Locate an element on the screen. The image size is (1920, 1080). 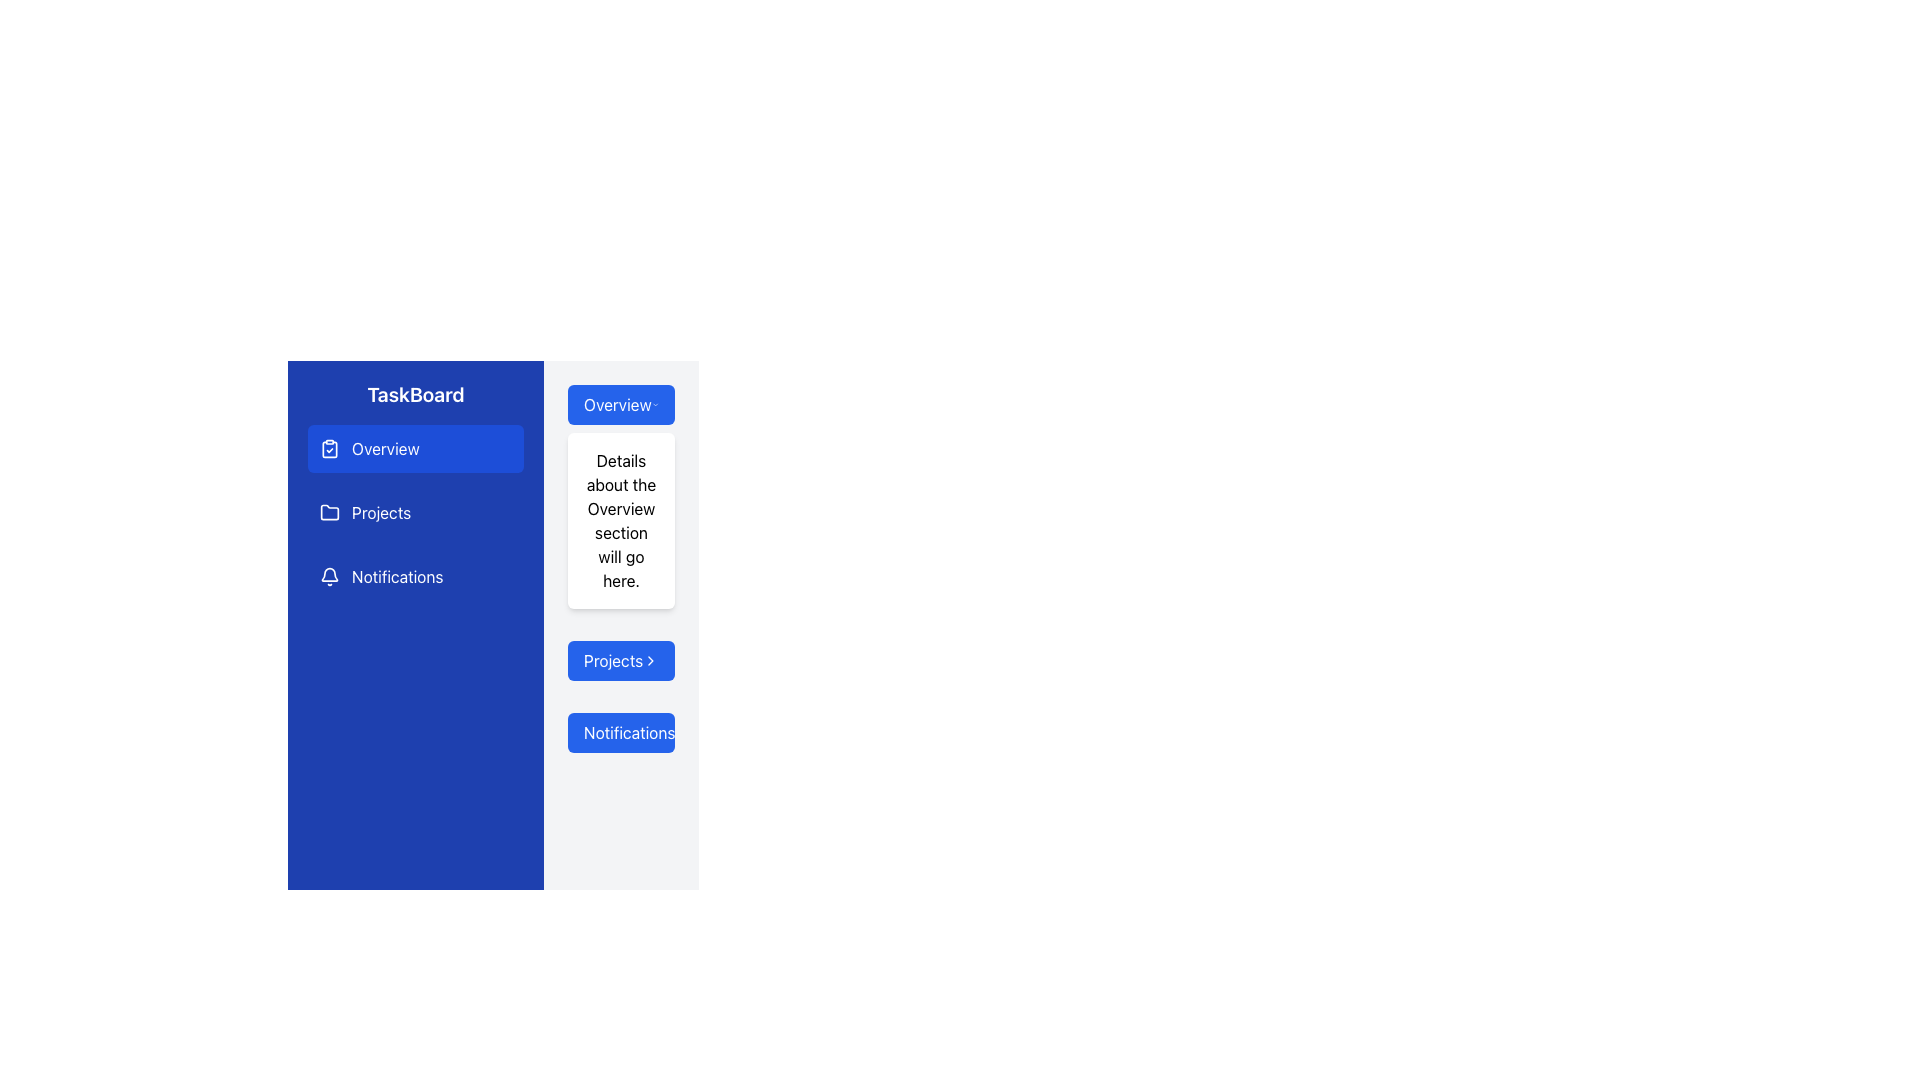
the 'Projects' navigation button is located at coordinates (620, 660).